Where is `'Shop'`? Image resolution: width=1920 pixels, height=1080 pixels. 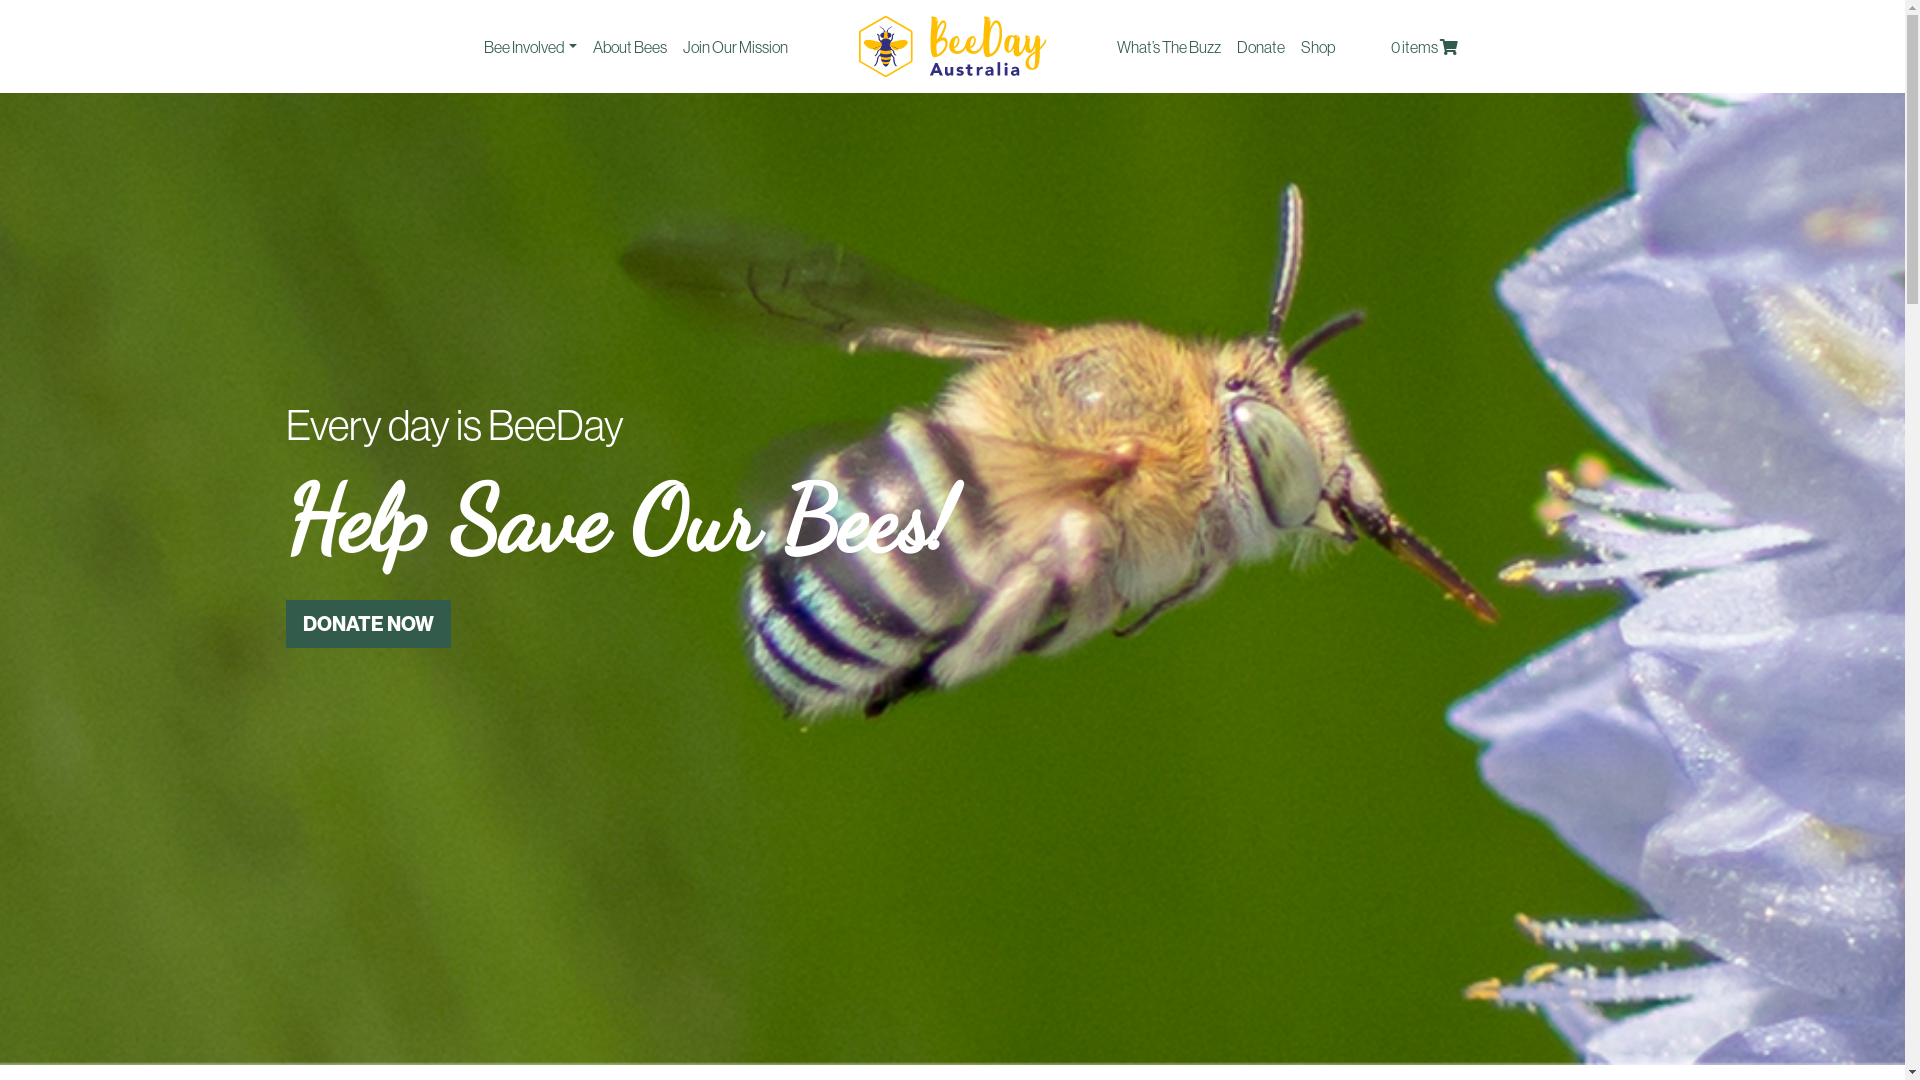 'Shop' is located at coordinates (1318, 45).